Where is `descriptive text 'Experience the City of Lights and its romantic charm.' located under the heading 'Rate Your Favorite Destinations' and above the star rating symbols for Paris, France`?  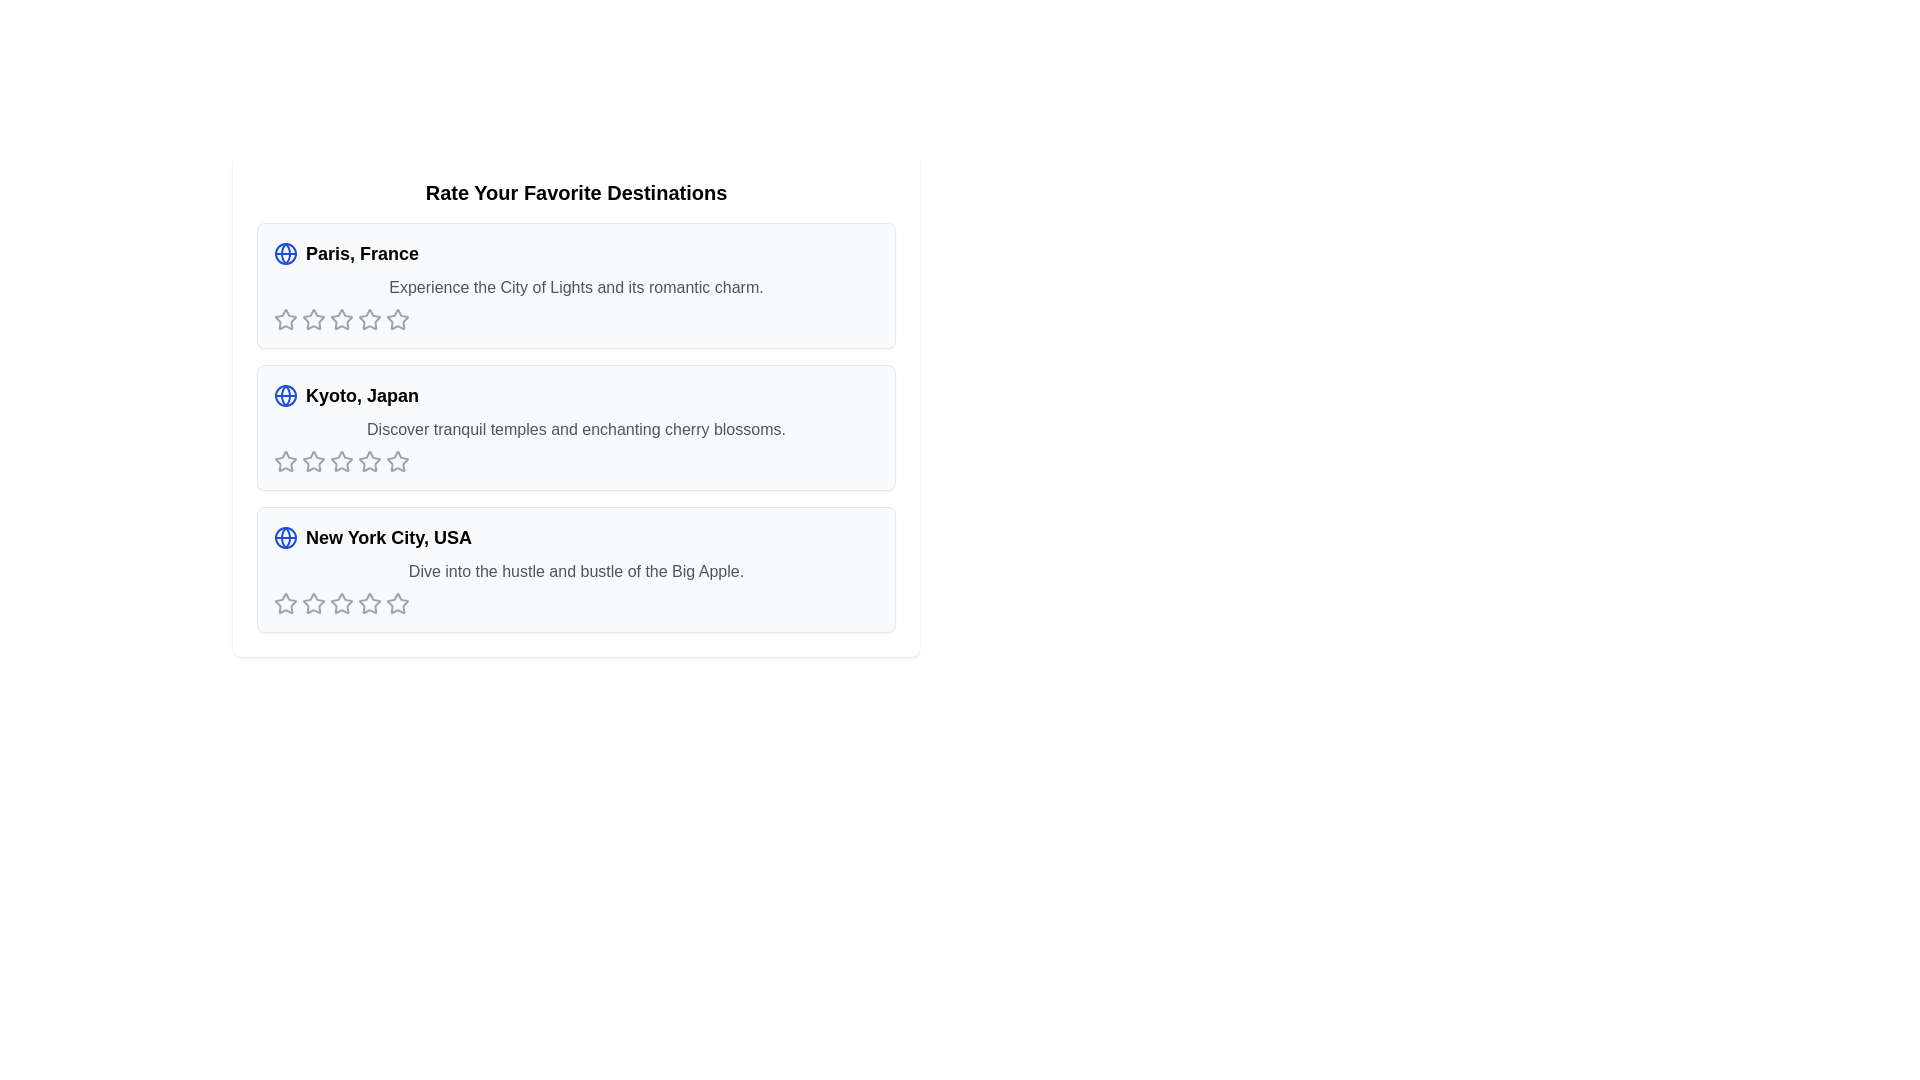 descriptive text 'Experience the City of Lights and its romantic charm.' located under the heading 'Rate Your Favorite Destinations' and above the star rating symbols for Paris, France is located at coordinates (575, 288).